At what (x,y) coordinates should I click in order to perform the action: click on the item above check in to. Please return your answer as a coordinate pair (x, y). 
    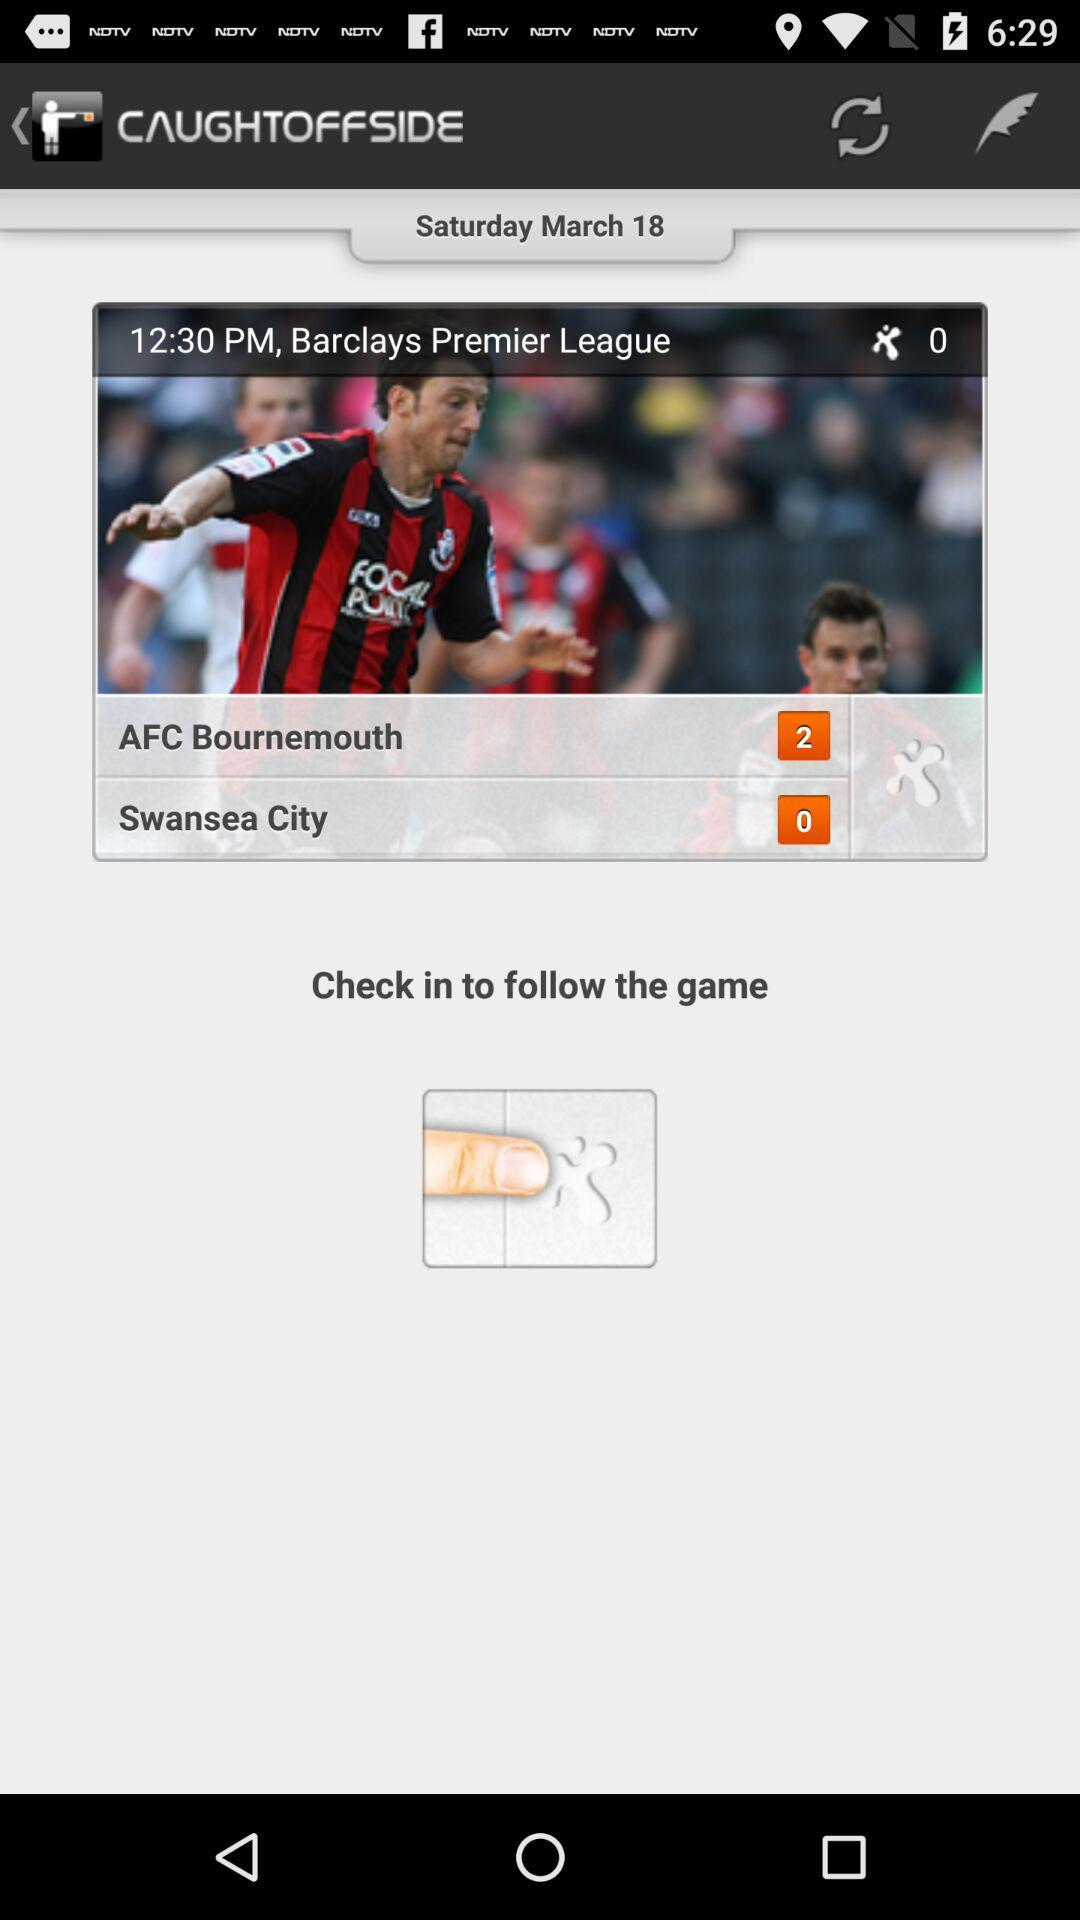
    Looking at the image, I should click on (540, 580).